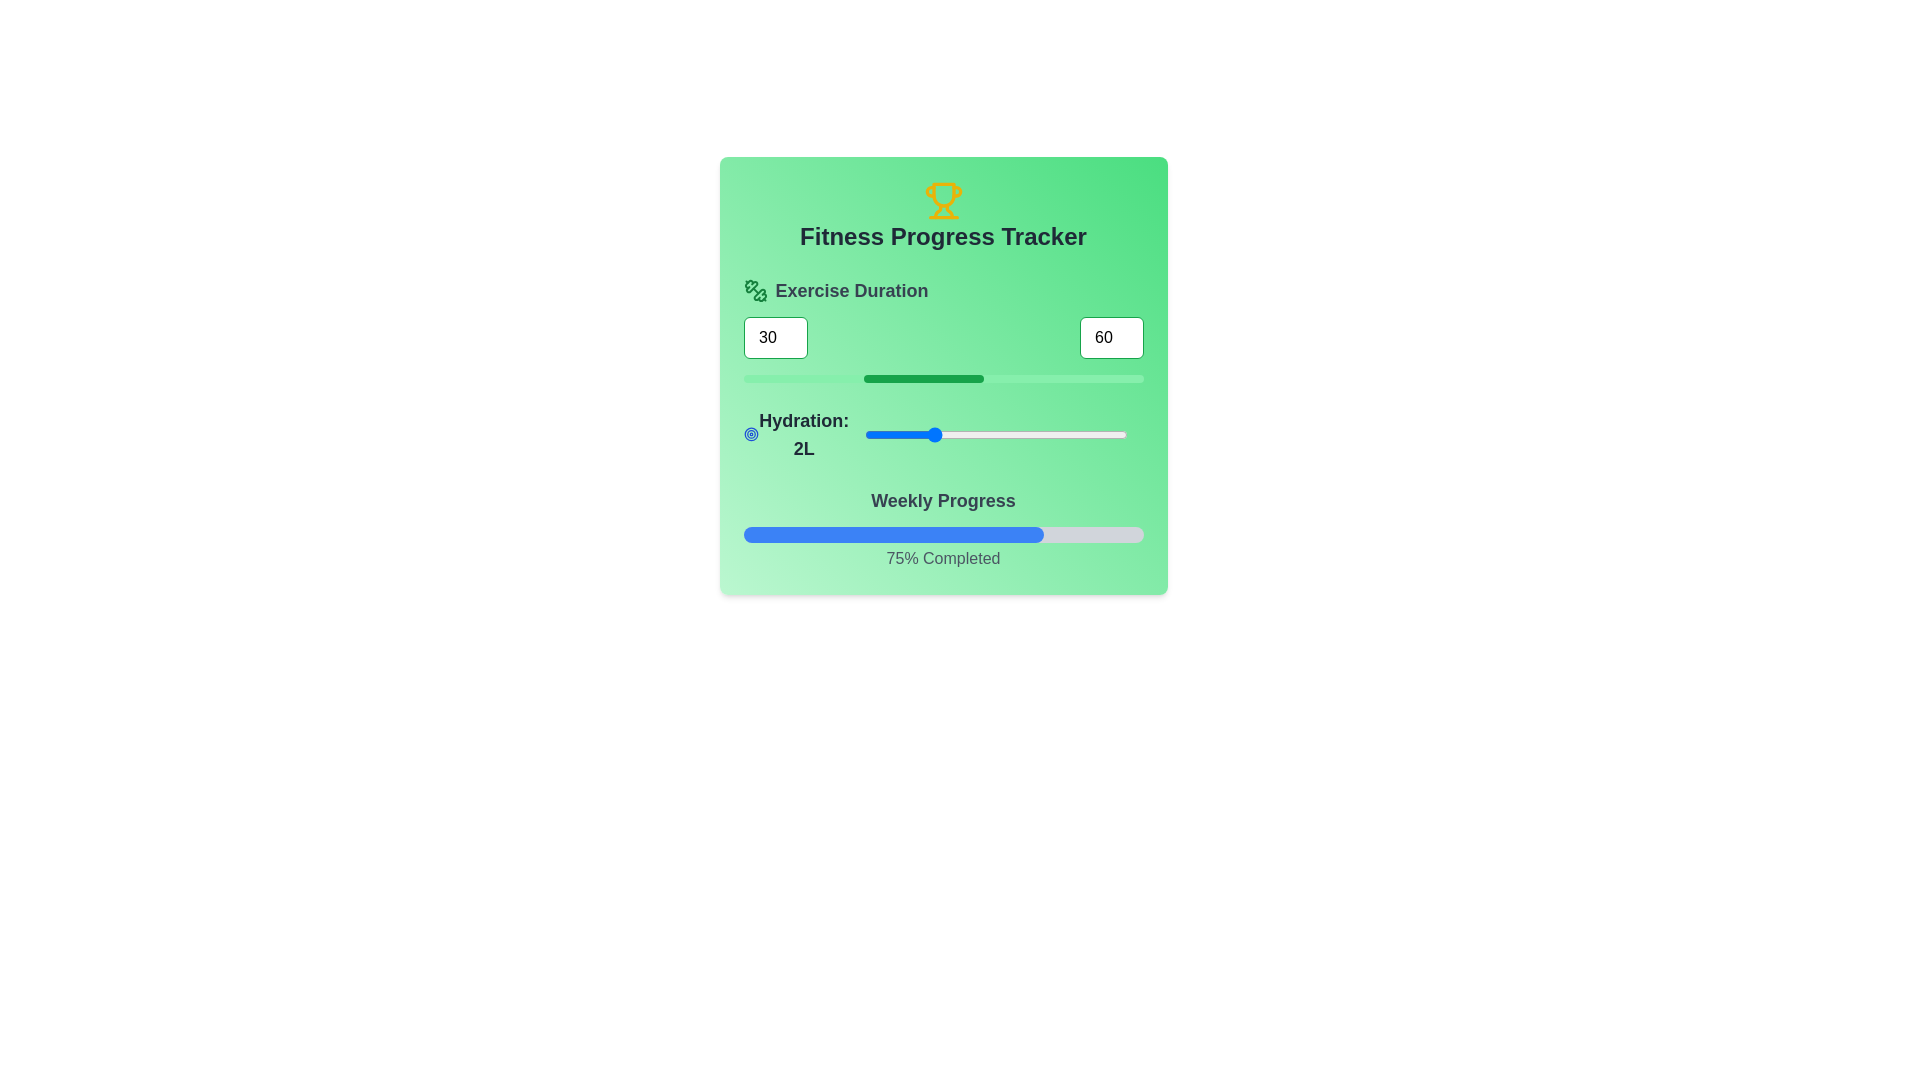  What do you see at coordinates (942, 235) in the screenshot?
I see `the Text label displaying 'Fitness Progress Tracker', which indicates the section's purpose, positioned below a trophy icon and above various progress tracking components` at bounding box center [942, 235].